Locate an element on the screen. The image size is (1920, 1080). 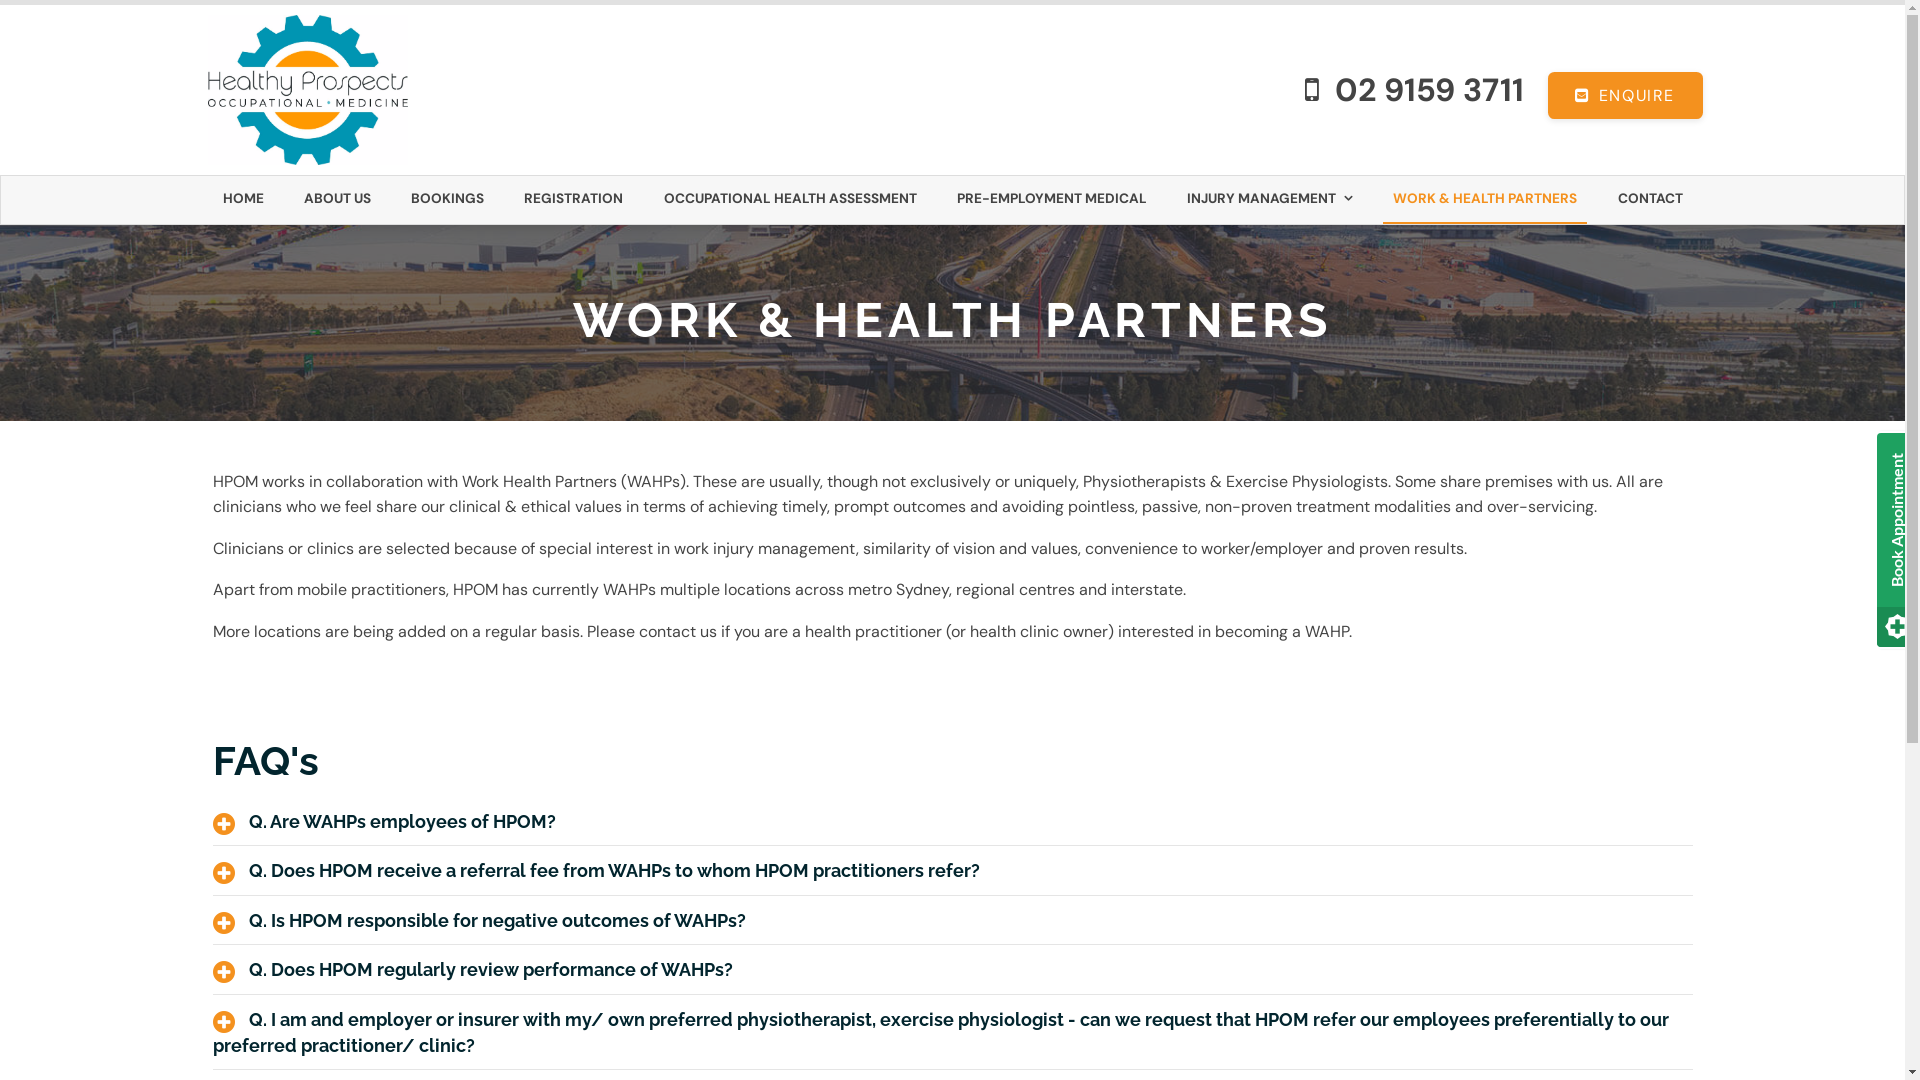
'ENQUIRE' is located at coordinates (1625, 95).